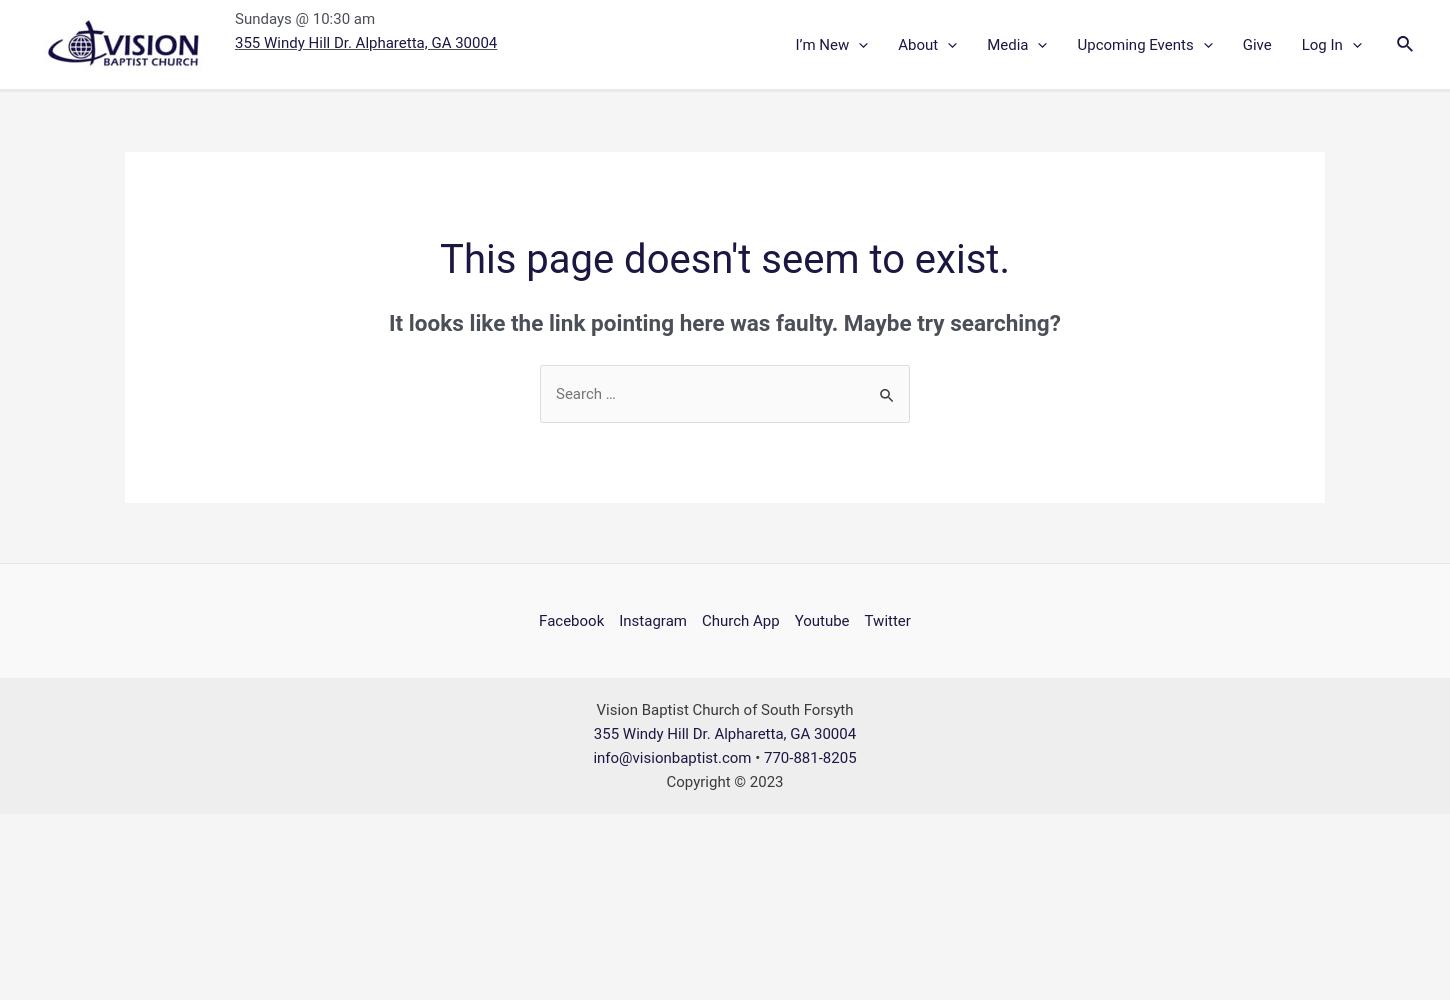 This screenshot has height=1000, width=1450. What do you see at coordinates (571, 619) in the screenshot?
I see `'Facebook'` at bounding box center [571, 619].